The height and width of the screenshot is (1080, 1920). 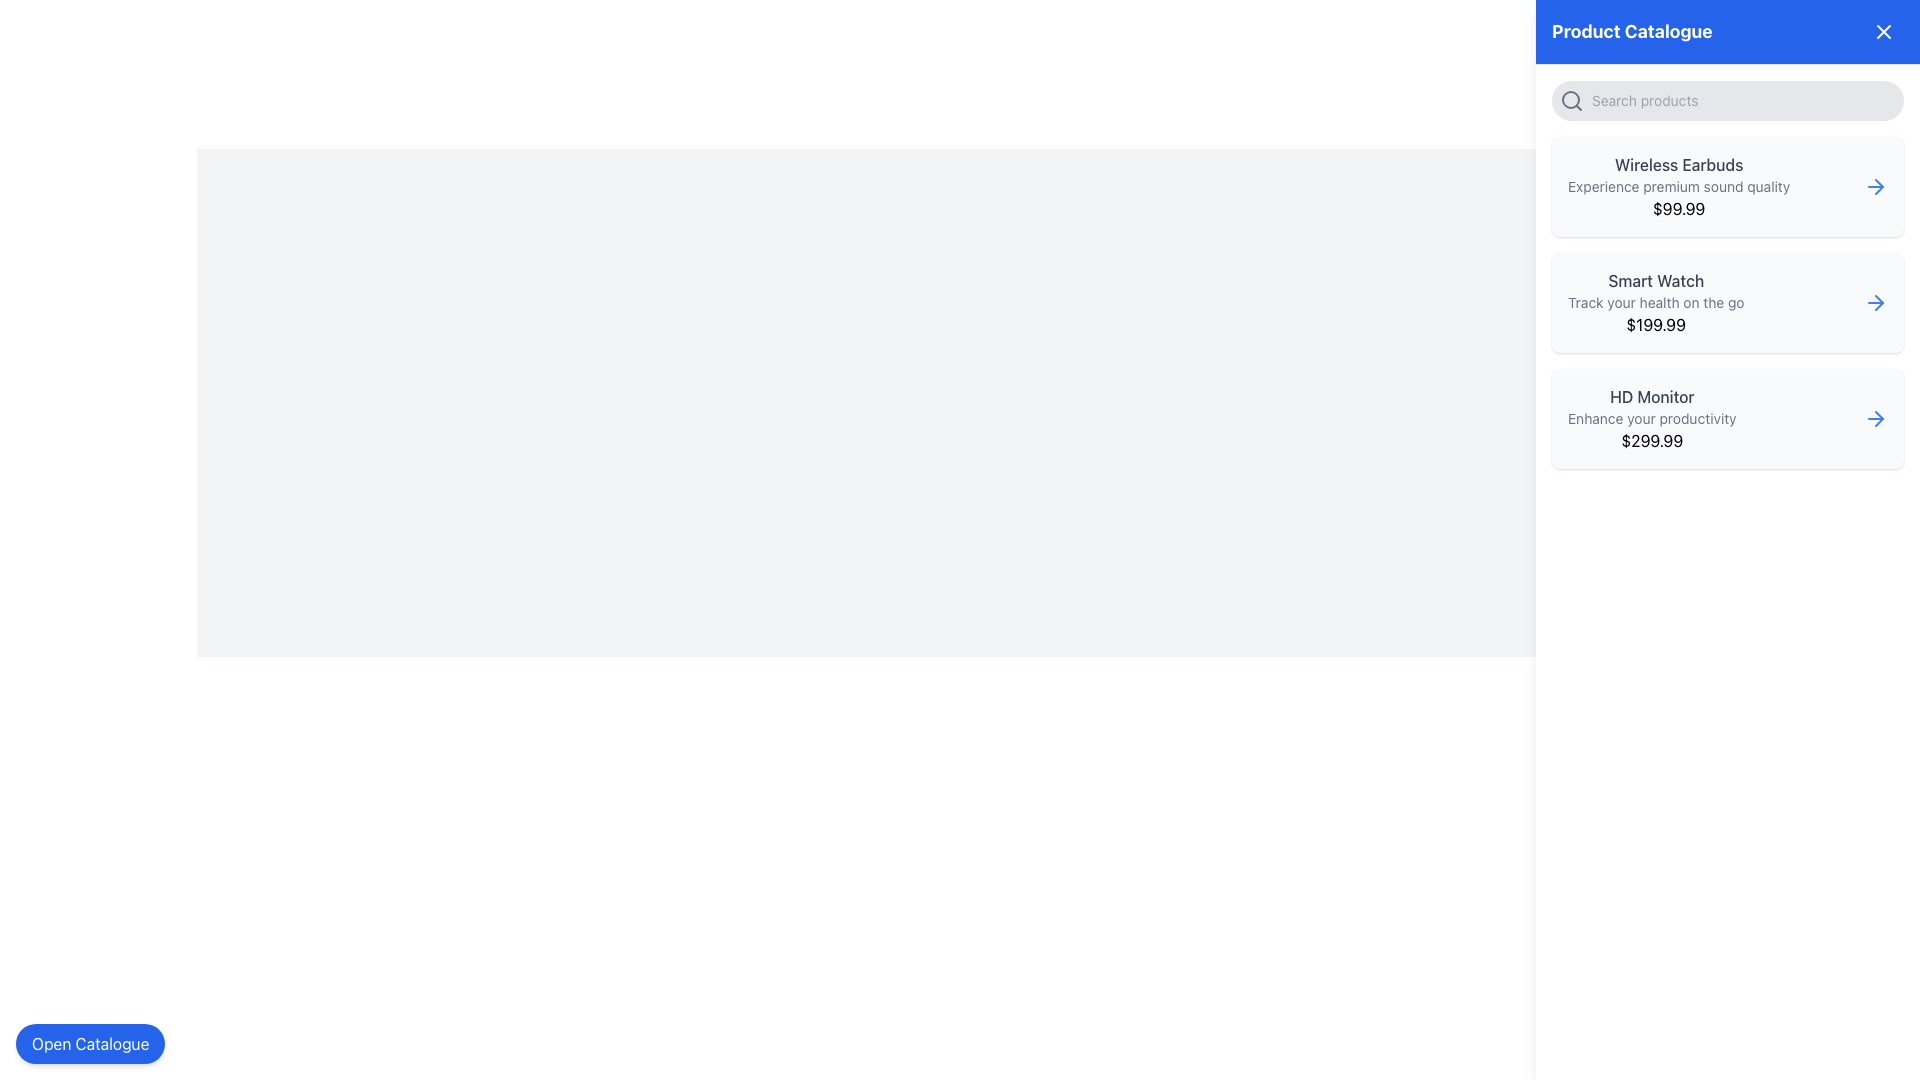 What do you see at coordinates (1656, 303) in the screenshot?
I see `the text label displaying 'Track your health on the go', which is positioned beneath the heading 'Smart Watch' and above the price information '$199.99'` at bounding box center [1656, 303].